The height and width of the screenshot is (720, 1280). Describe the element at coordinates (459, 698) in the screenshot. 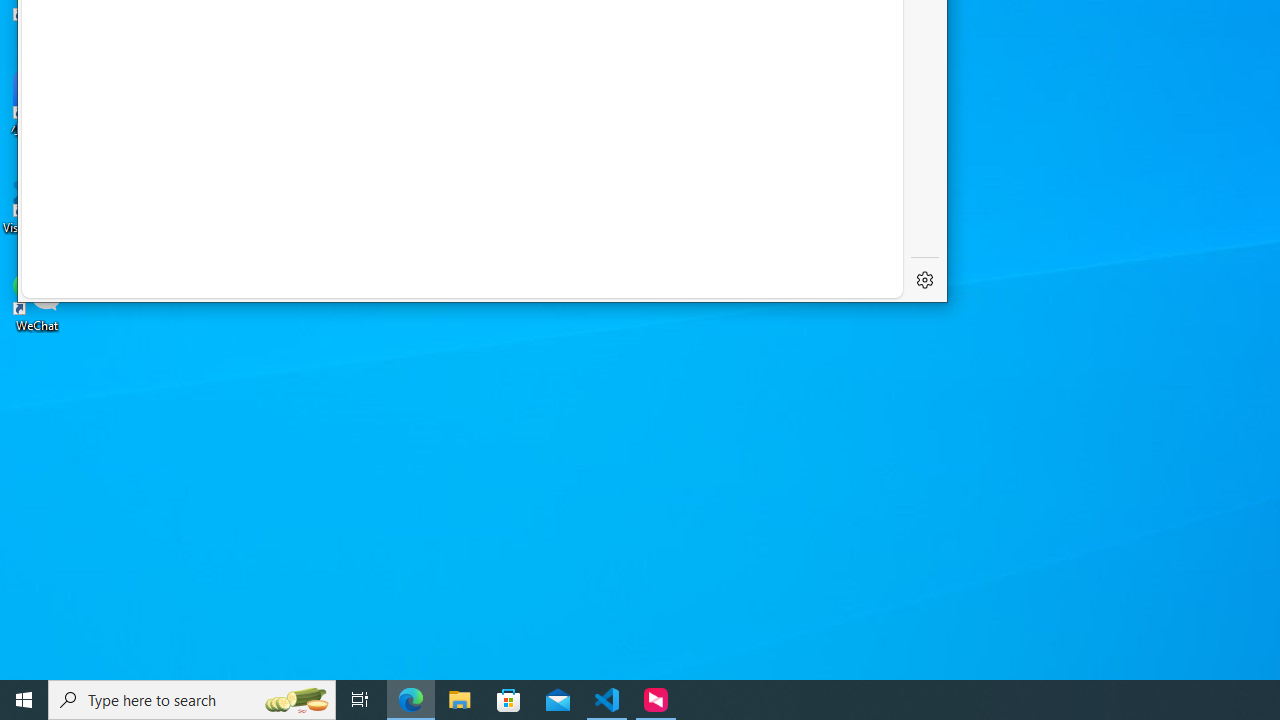

I see `'File Explorer'` at that location.